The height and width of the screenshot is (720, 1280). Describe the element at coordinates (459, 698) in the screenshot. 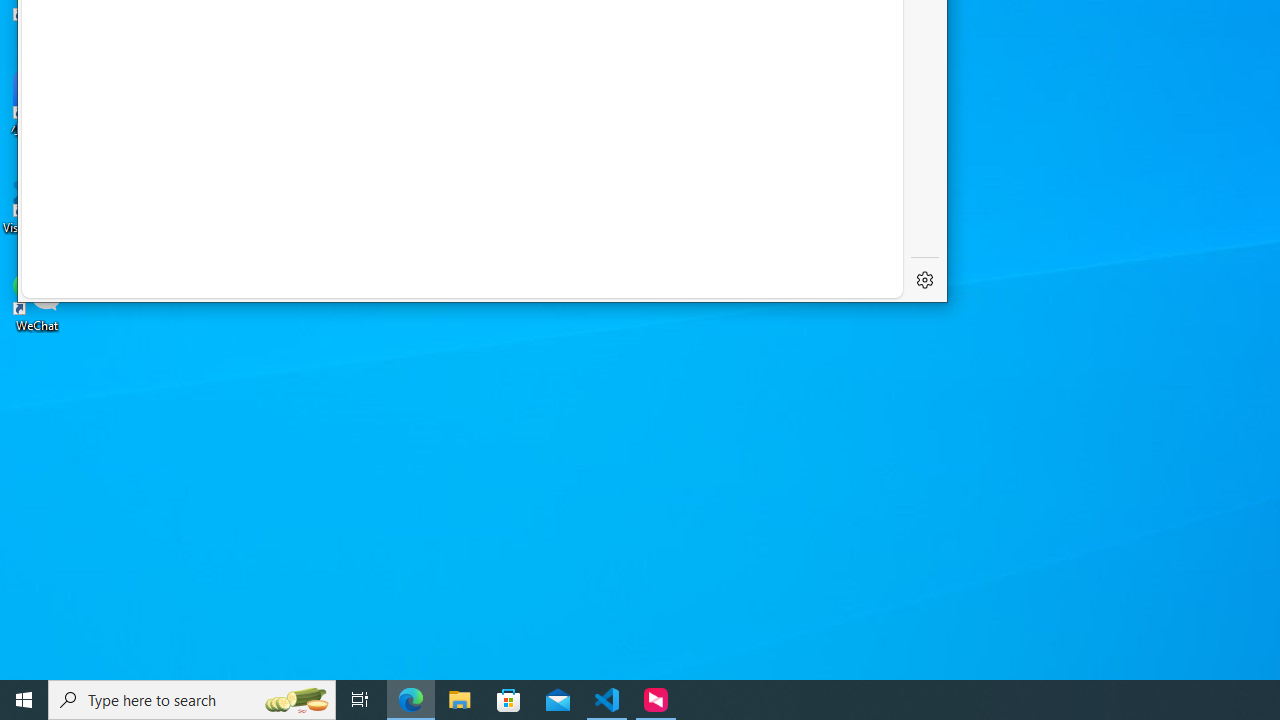

I see `'File Explorer'` at that location.